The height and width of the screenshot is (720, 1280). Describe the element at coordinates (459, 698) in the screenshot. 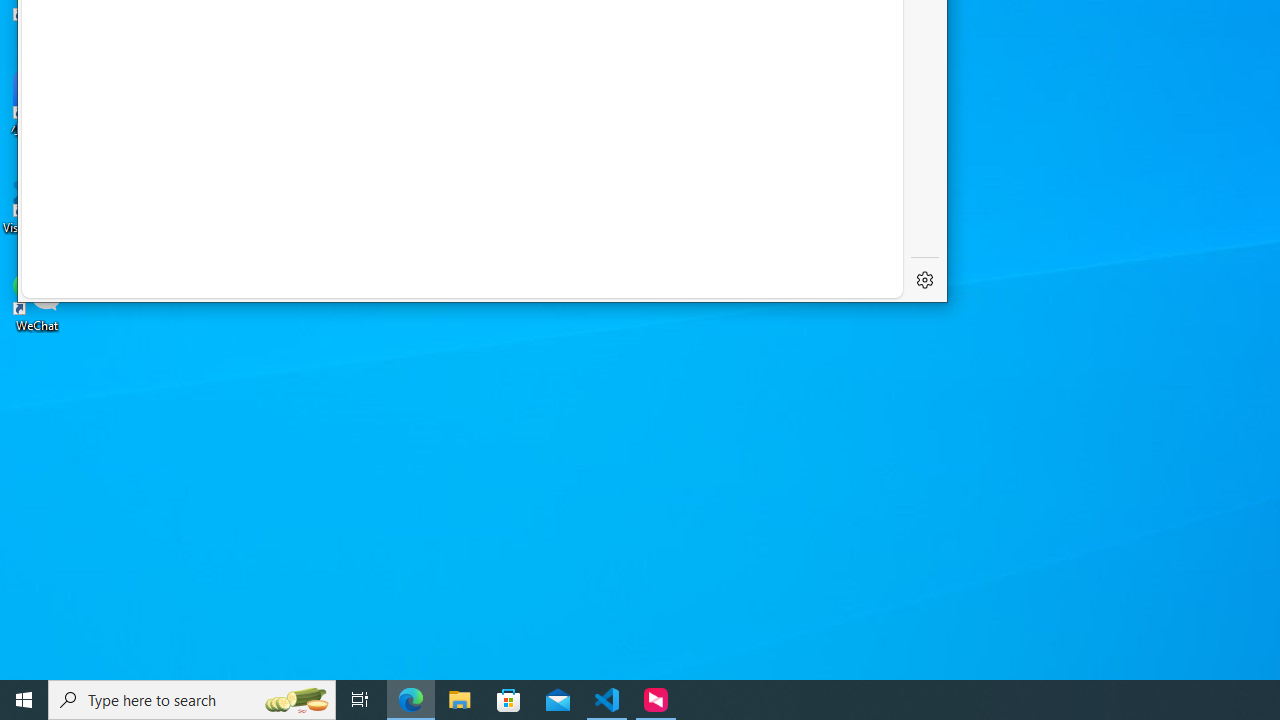

I see `'File Explorer'` at that location.